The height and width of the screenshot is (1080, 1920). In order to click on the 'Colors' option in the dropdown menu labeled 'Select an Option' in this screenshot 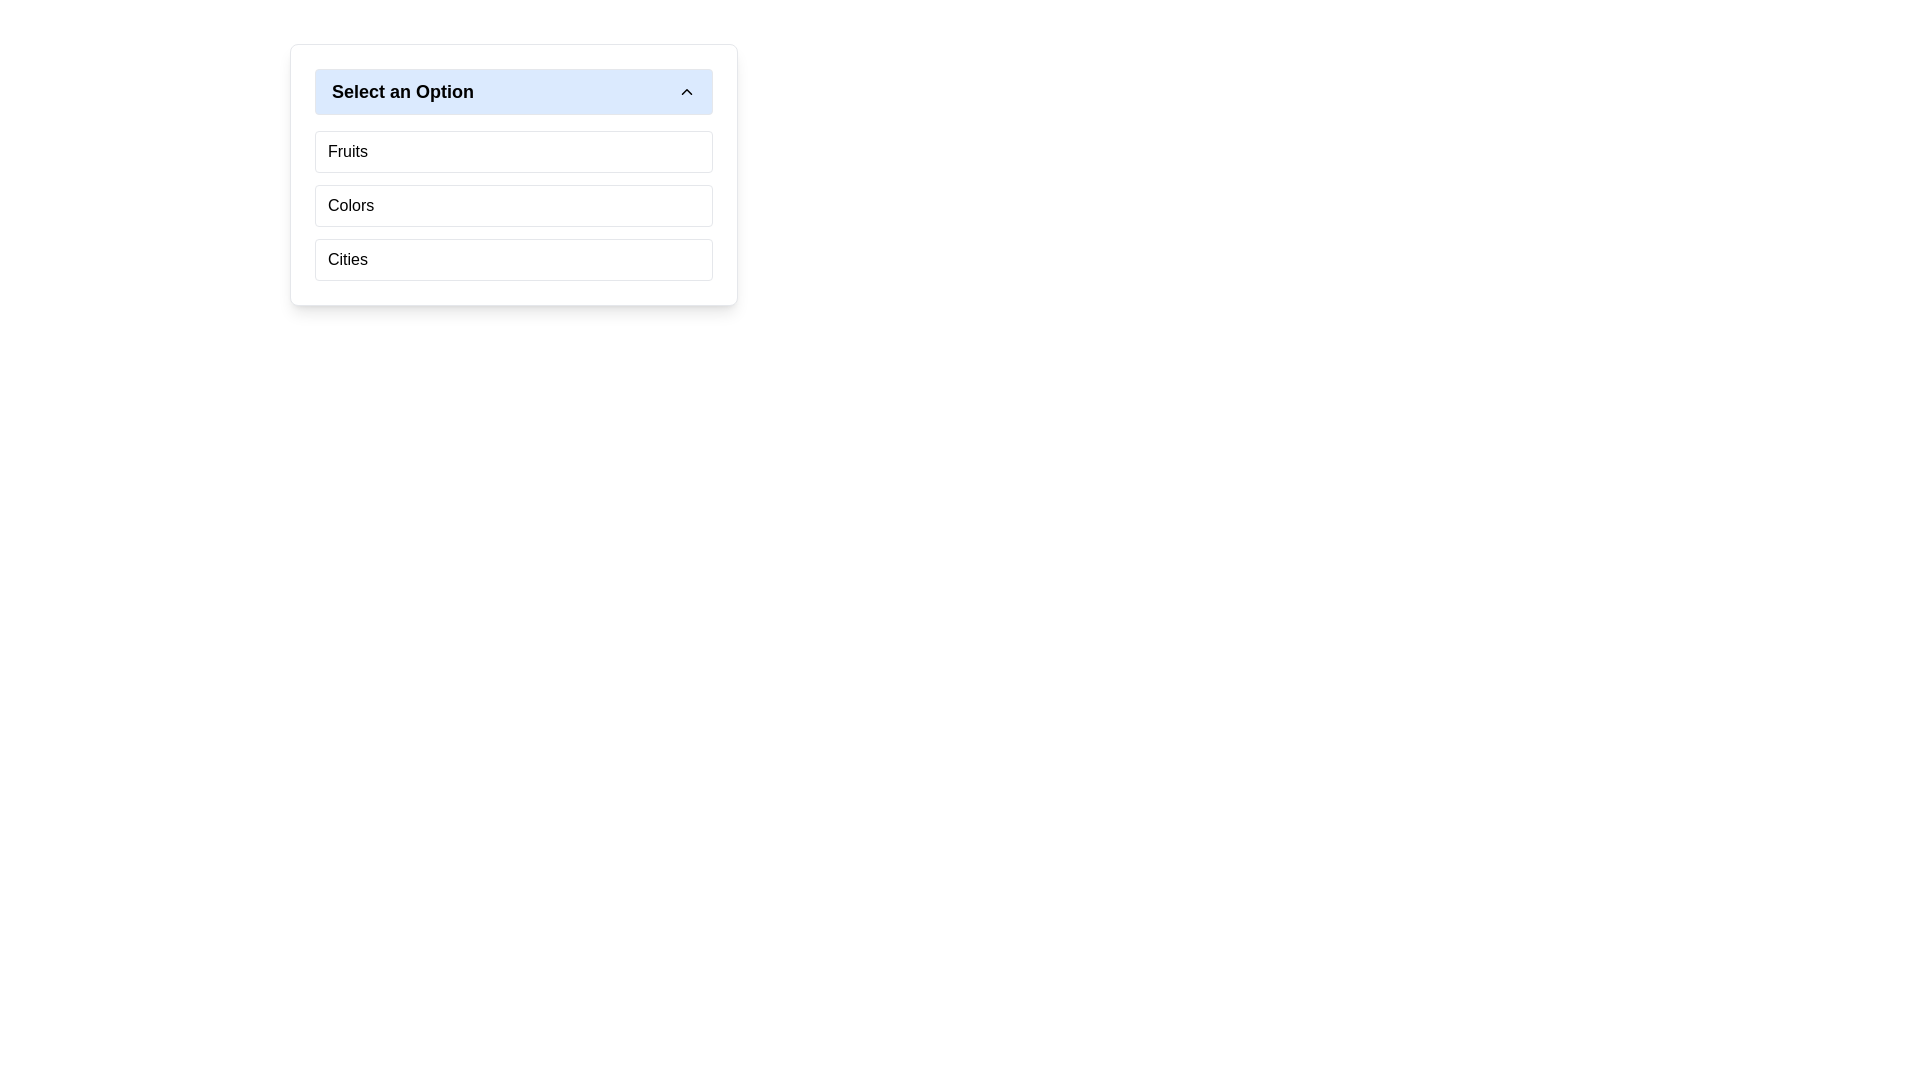, I will do `click(350, 205)`.